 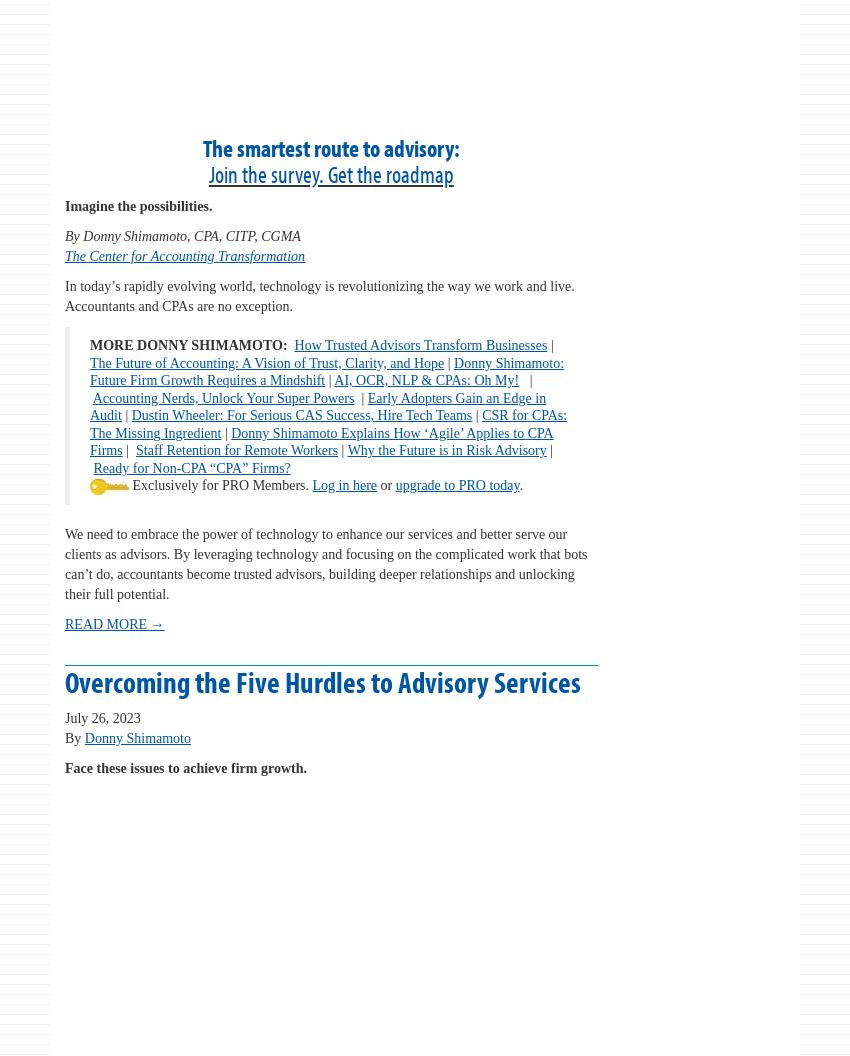 I want to click on 'The Center for Accounting Transformation', so click(x=183, y=255).